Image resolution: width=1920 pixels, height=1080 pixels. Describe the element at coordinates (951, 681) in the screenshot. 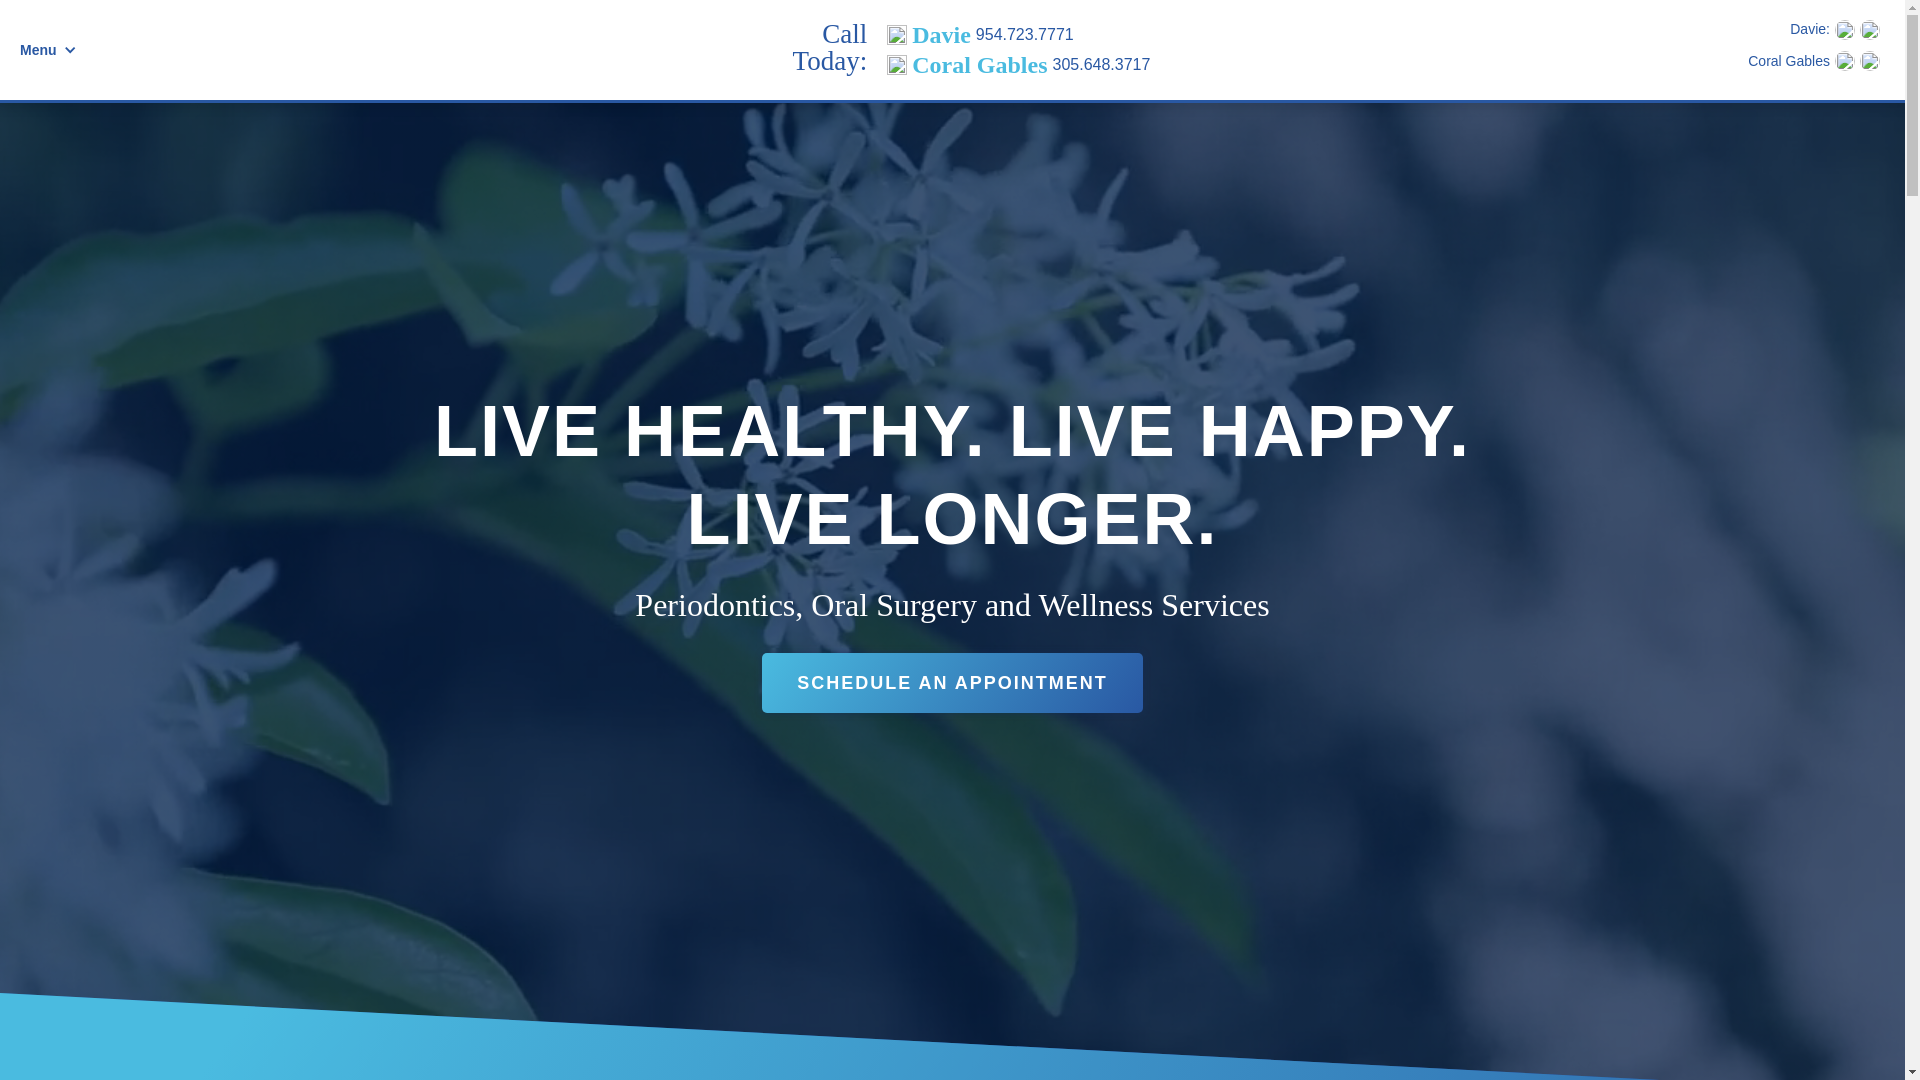

I see `'SCHEDULE AN APPOINTMENT'` at that location.